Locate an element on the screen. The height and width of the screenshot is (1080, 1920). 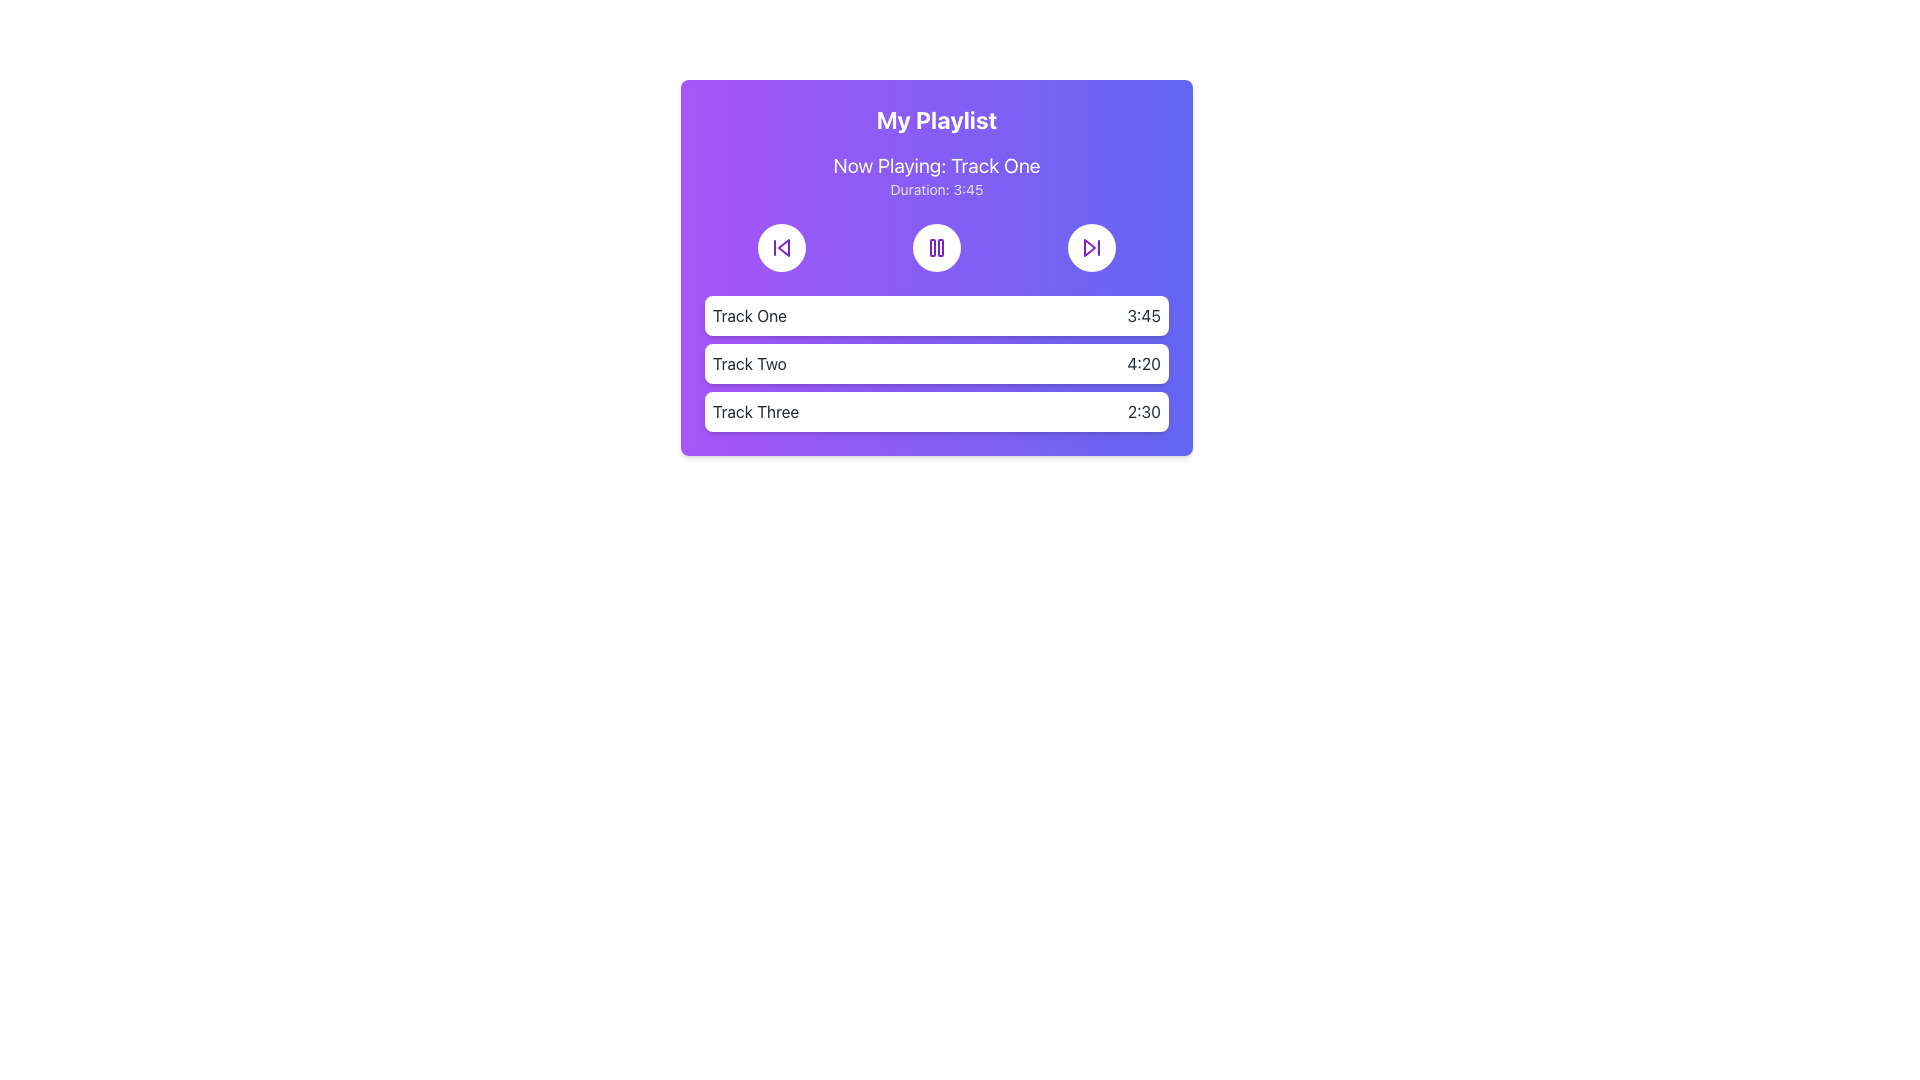
the rewind button, which is the right triangular inner part of the left-most button among three circular buttons on the left side of the central control section within a purple-themed card is located at coordinates (783, 246).